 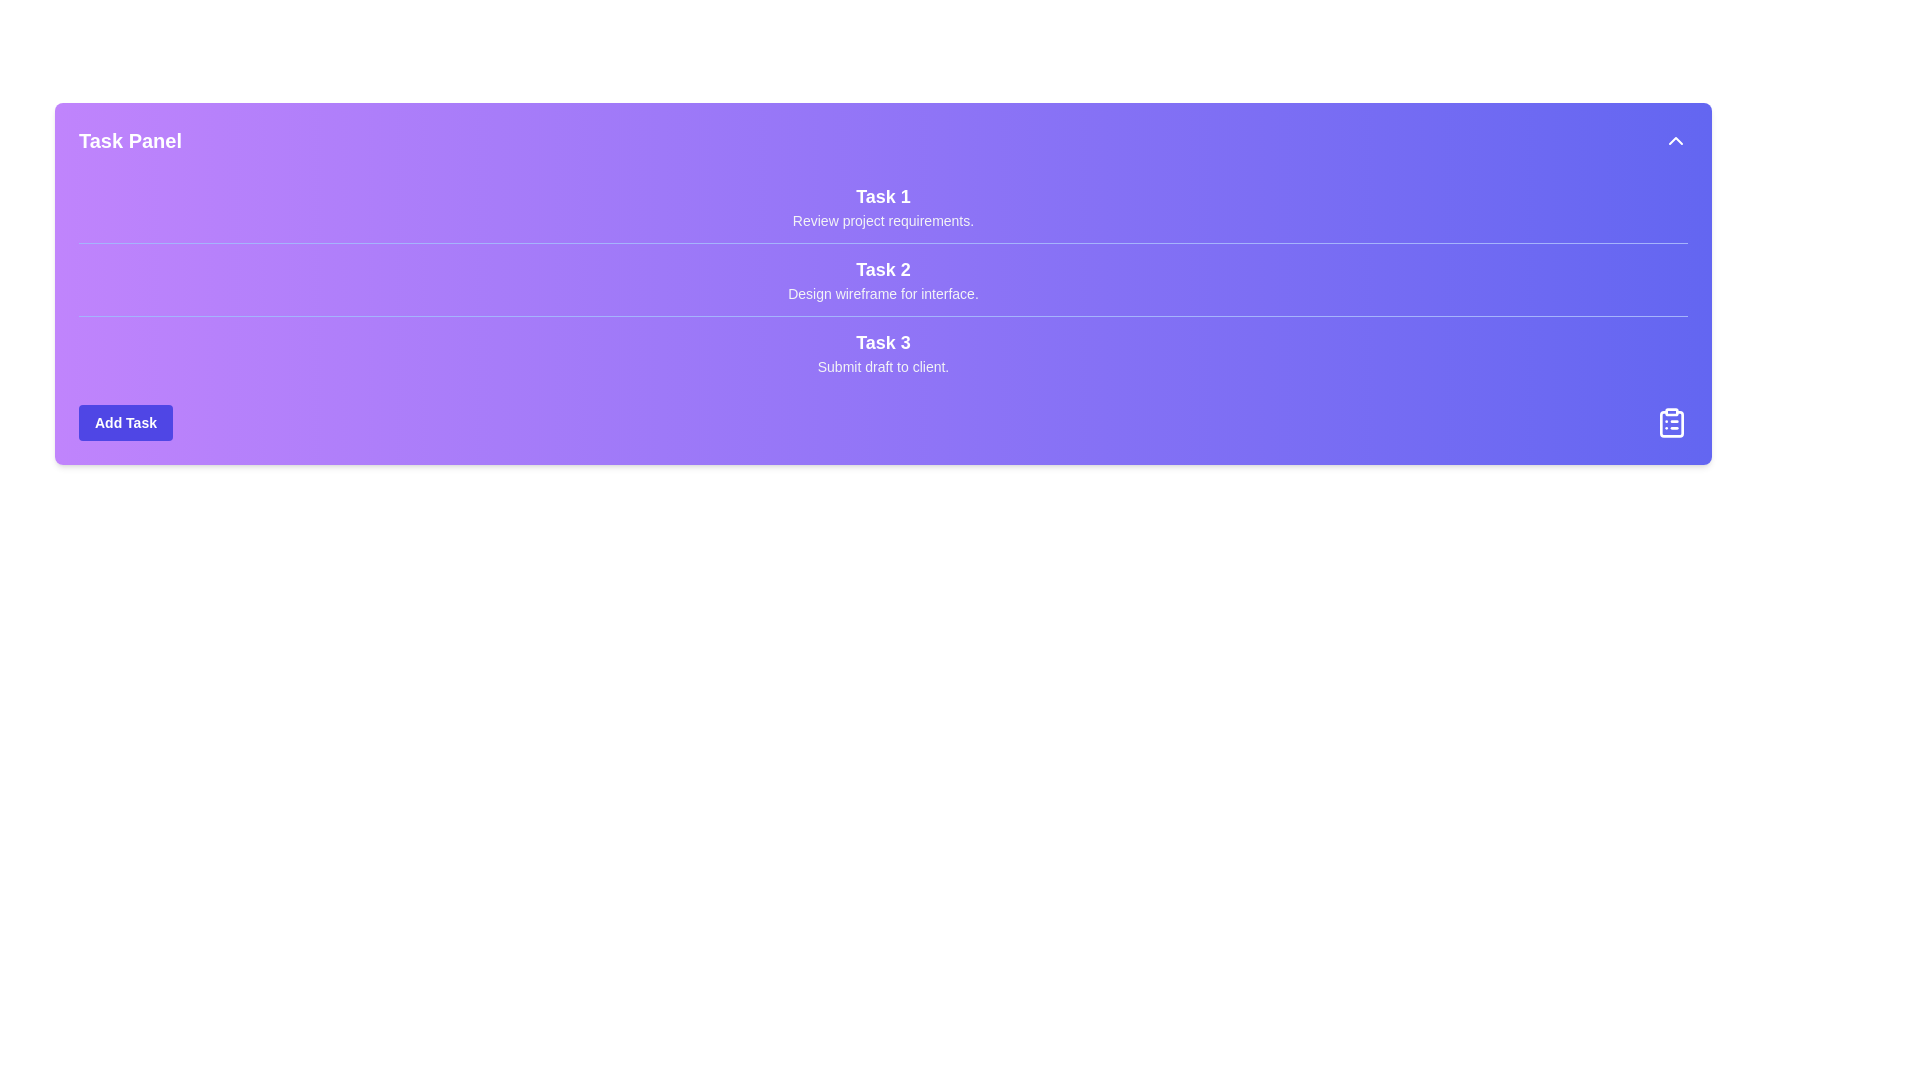 I want to click on the first task item in the Task Panel, so click(x=882, y=207).